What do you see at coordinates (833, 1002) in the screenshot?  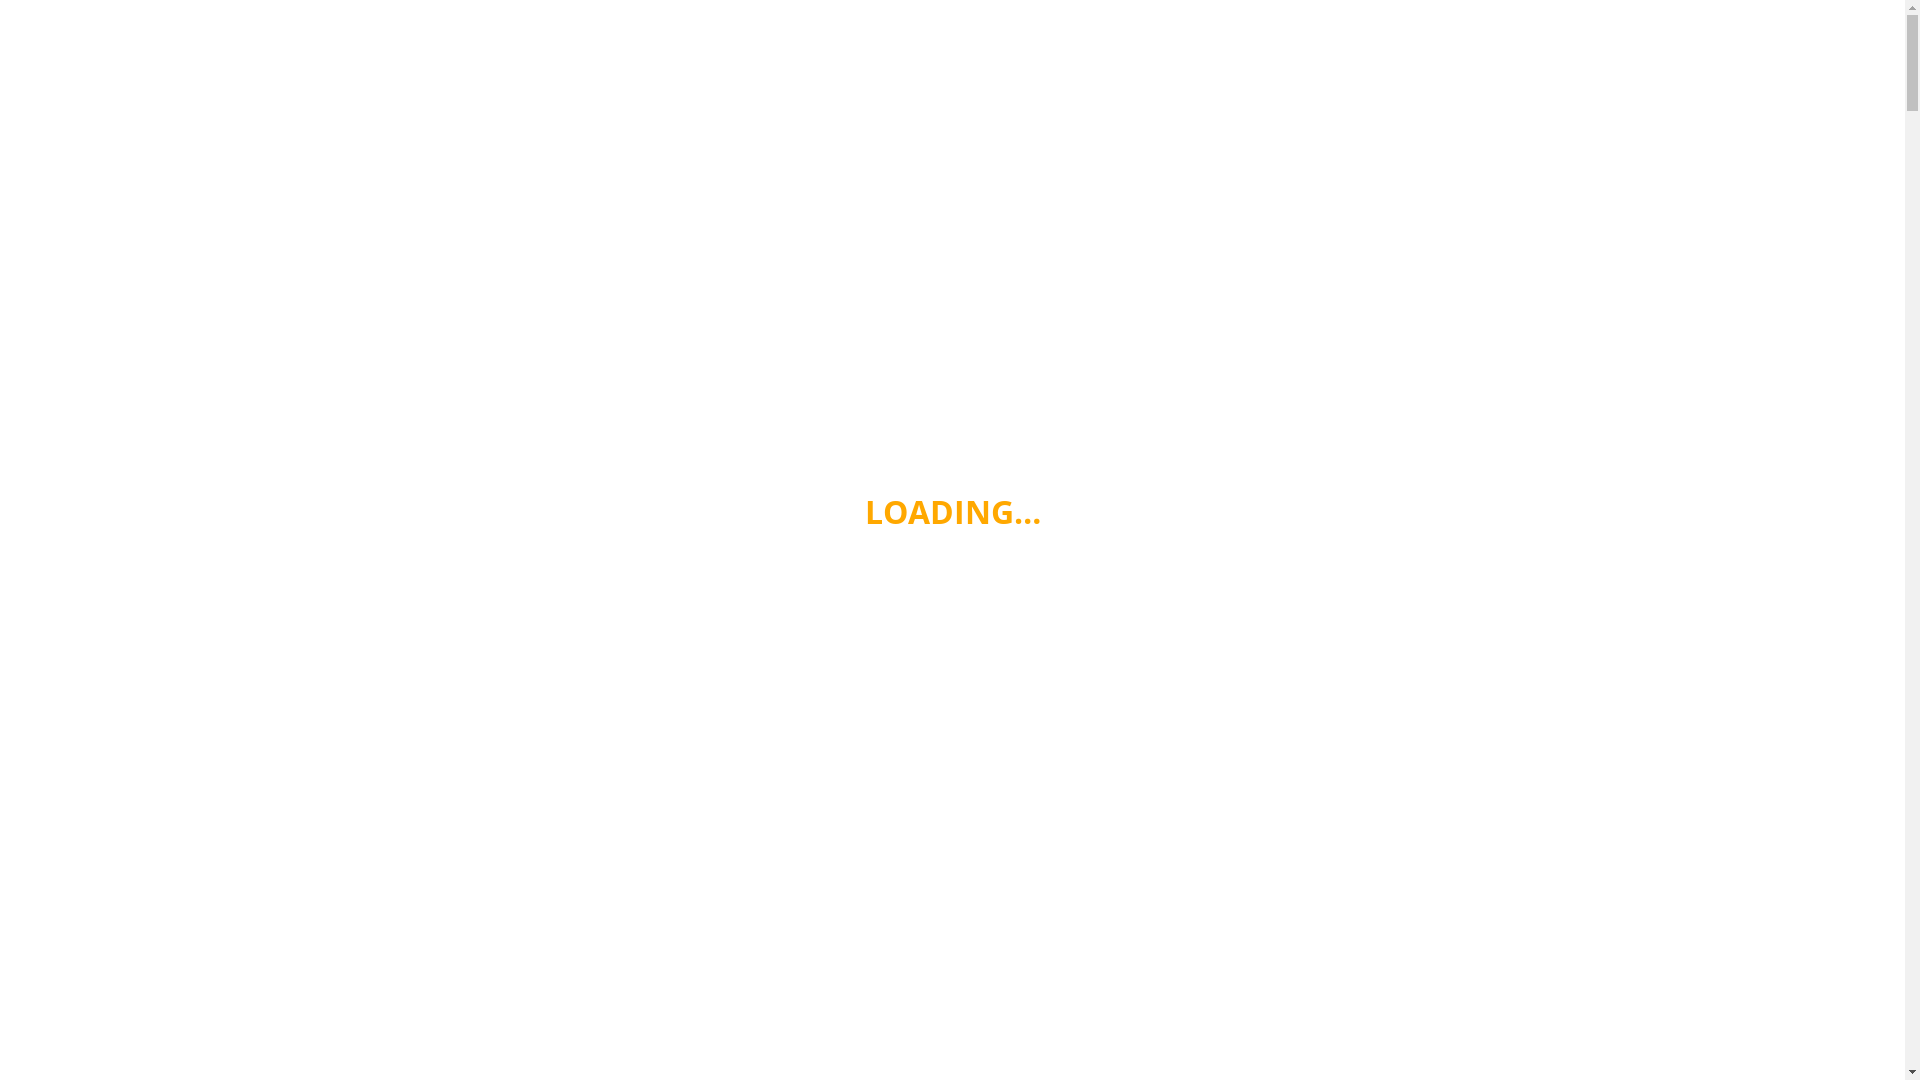 I see `'6 Ways to Use Kelp Noodles'` at bounding box center [833, 1002].